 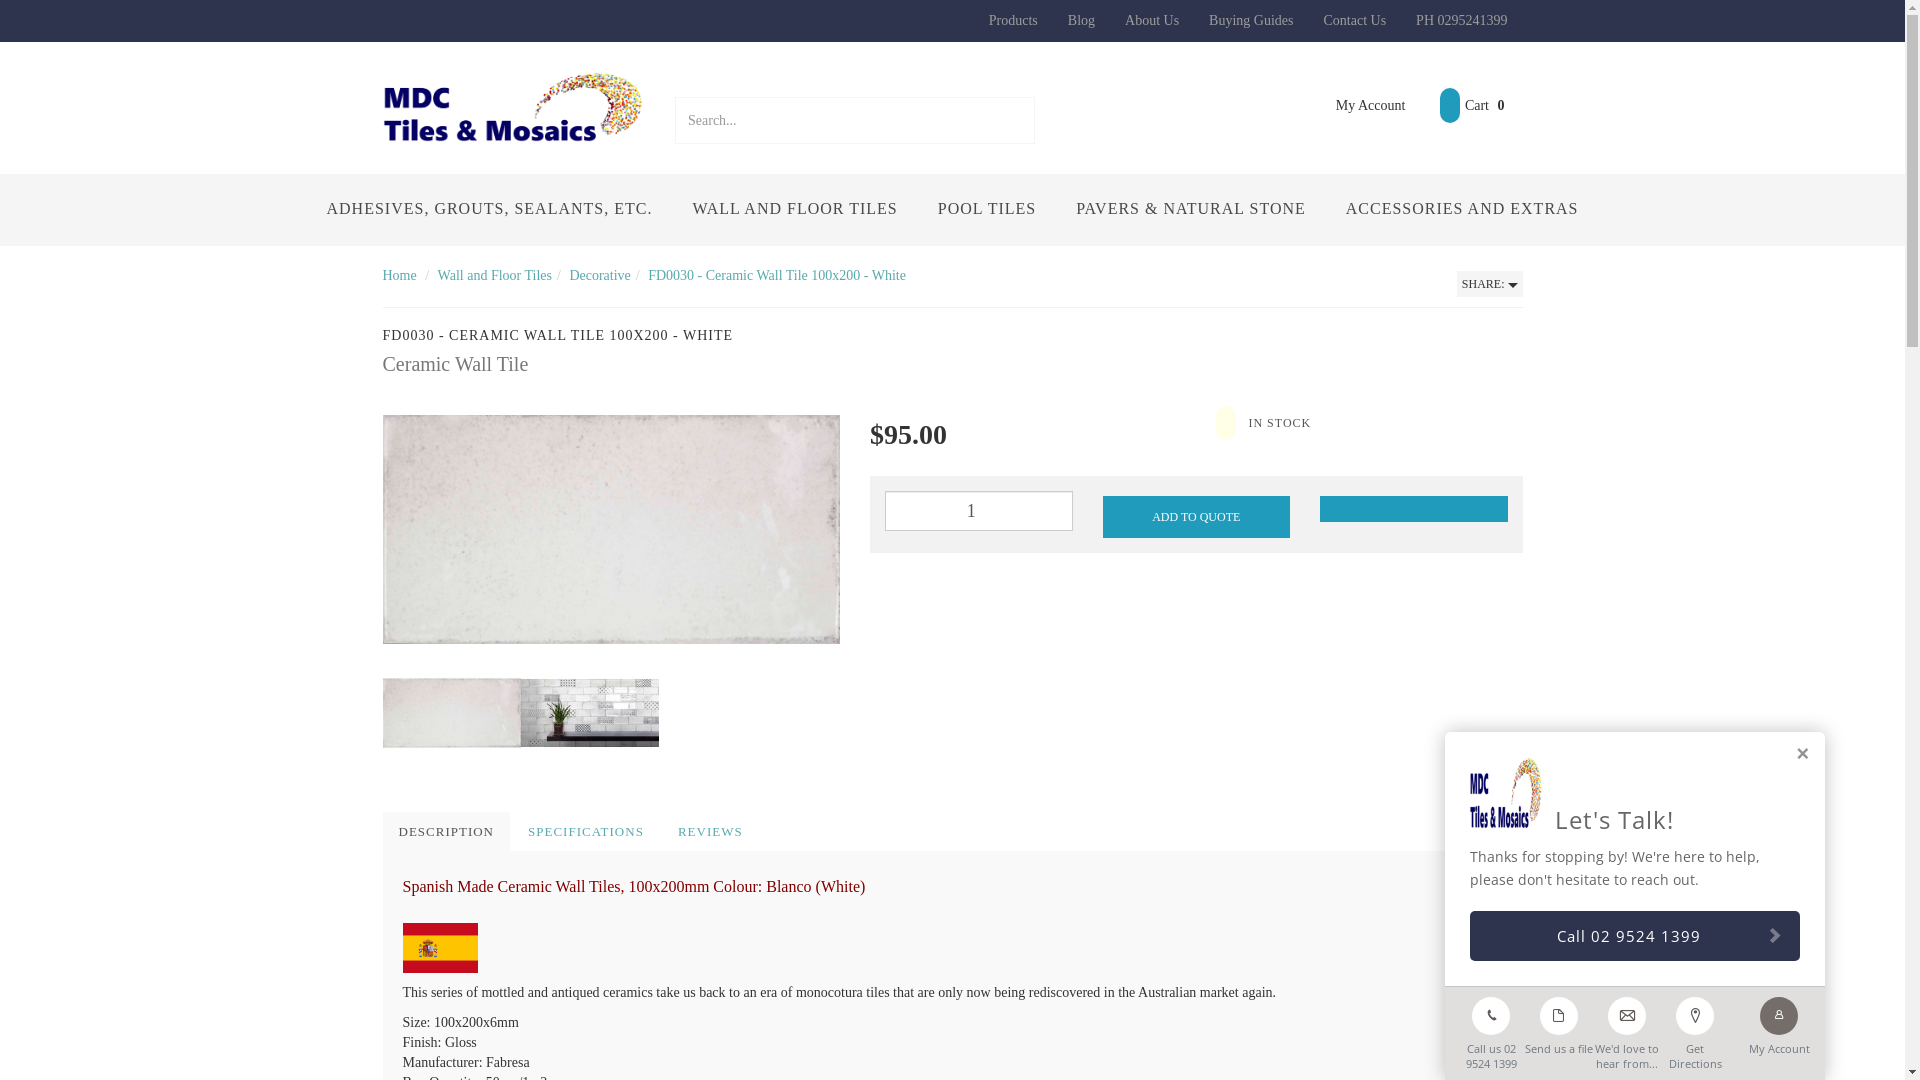 What do you see at coordinates (1461, 20) in the screenshot?
I see `'PH 0295241399'` at bounding box center [1461, 20].